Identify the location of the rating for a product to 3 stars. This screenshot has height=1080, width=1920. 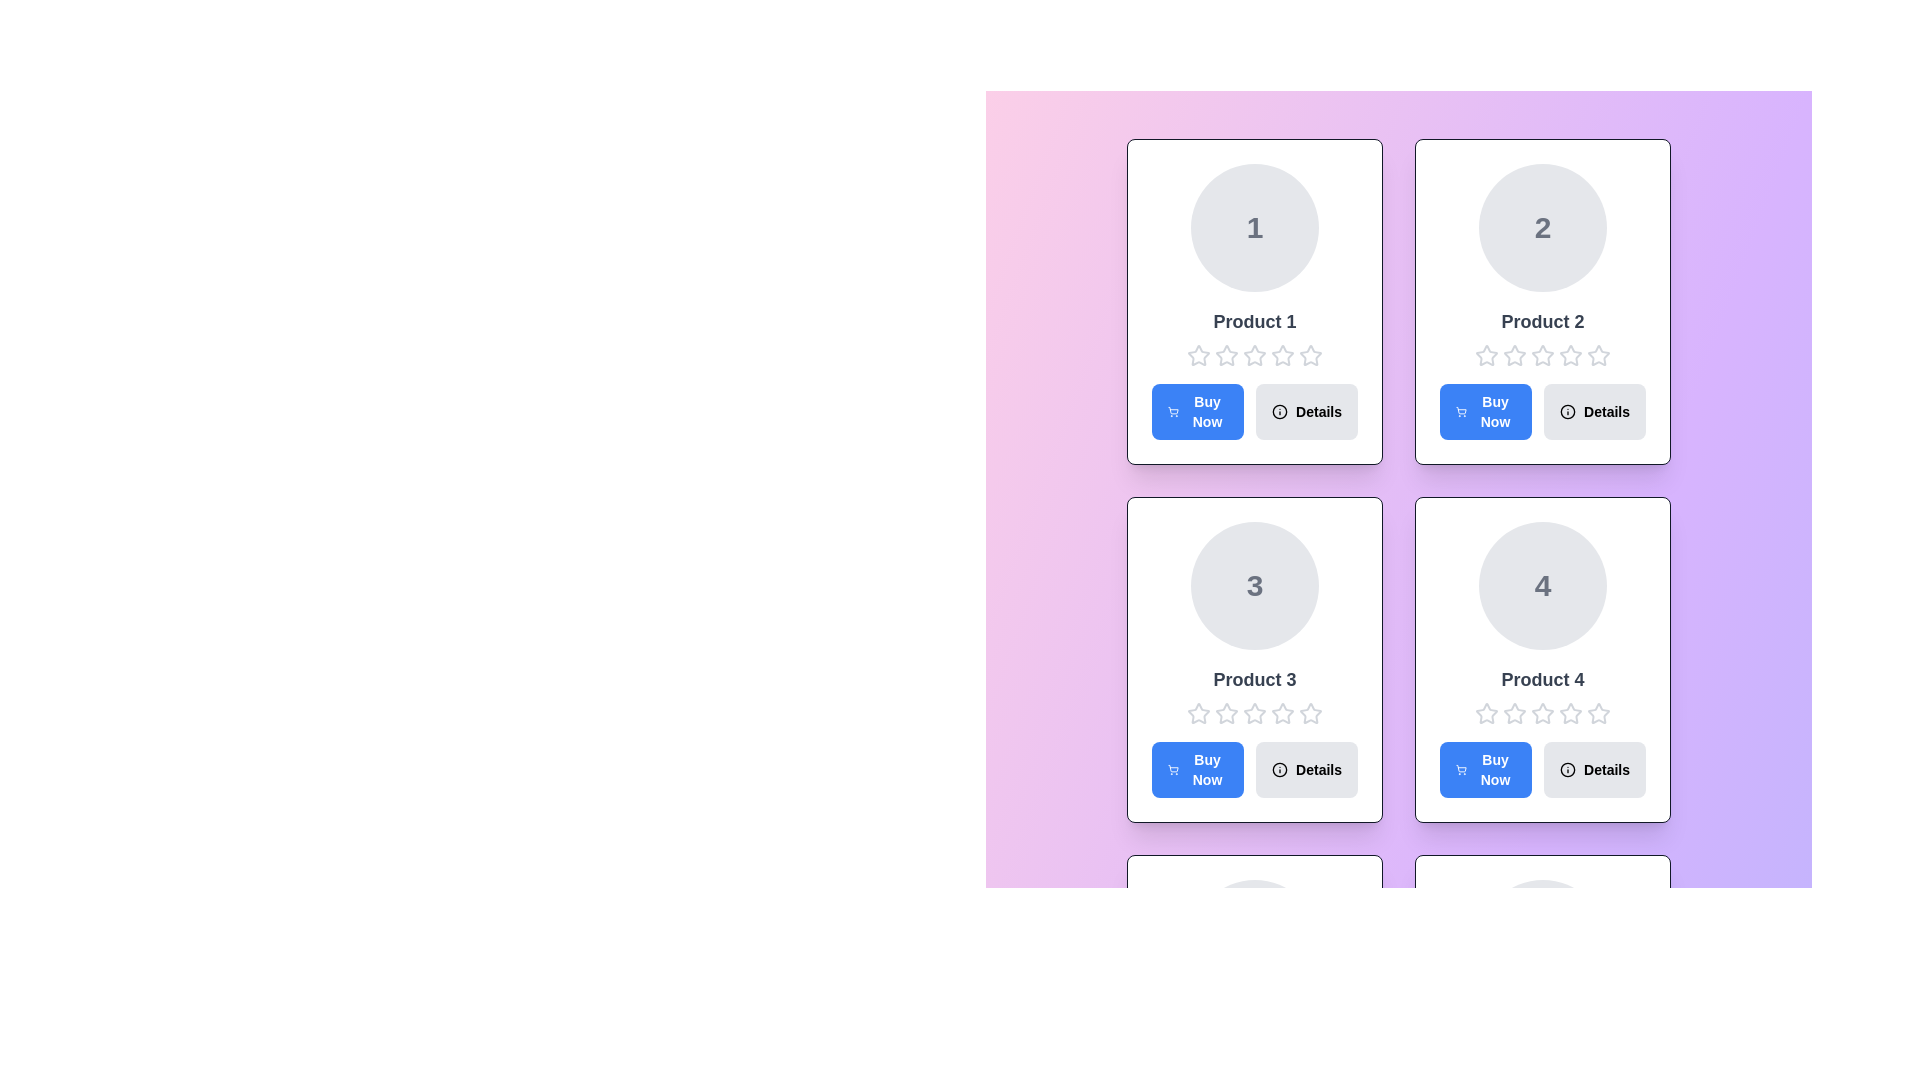
(1253, 354).